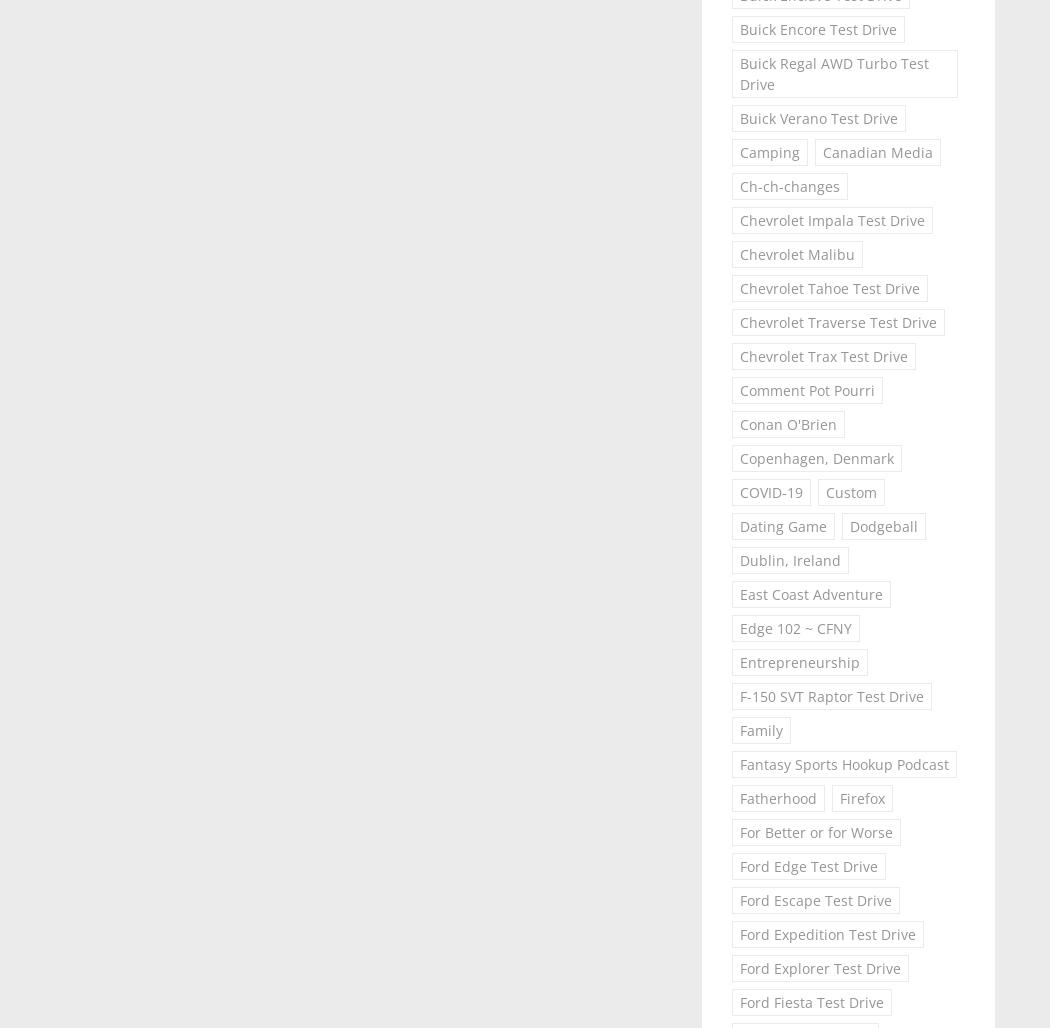 This screenshot has height=1028, width=1050. Describe the element at coordinates (816, 29) in the screenshot. I see `'Buick Encore Test Drive'` at that location.